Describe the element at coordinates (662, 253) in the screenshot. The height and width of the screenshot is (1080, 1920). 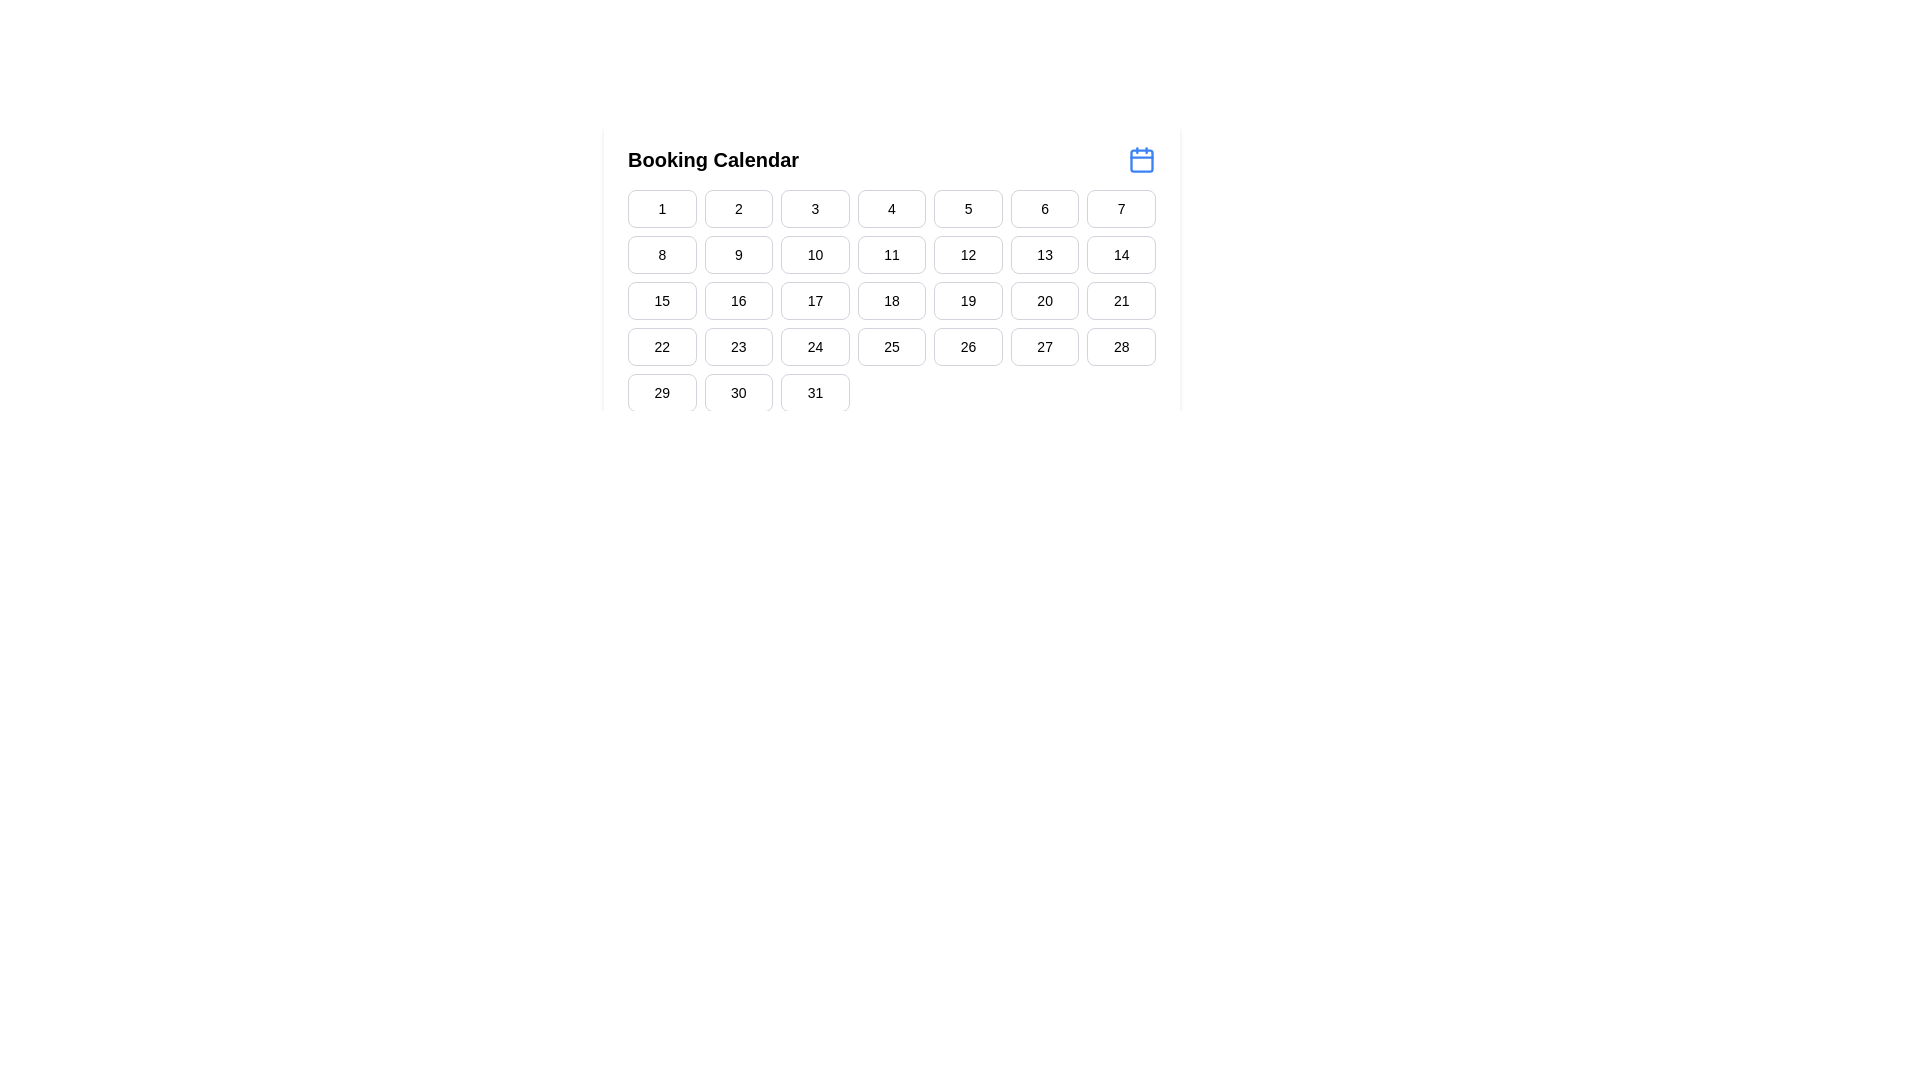
I see `the button labeled '8' in the calendar grid for accessibility navigation` at that location.